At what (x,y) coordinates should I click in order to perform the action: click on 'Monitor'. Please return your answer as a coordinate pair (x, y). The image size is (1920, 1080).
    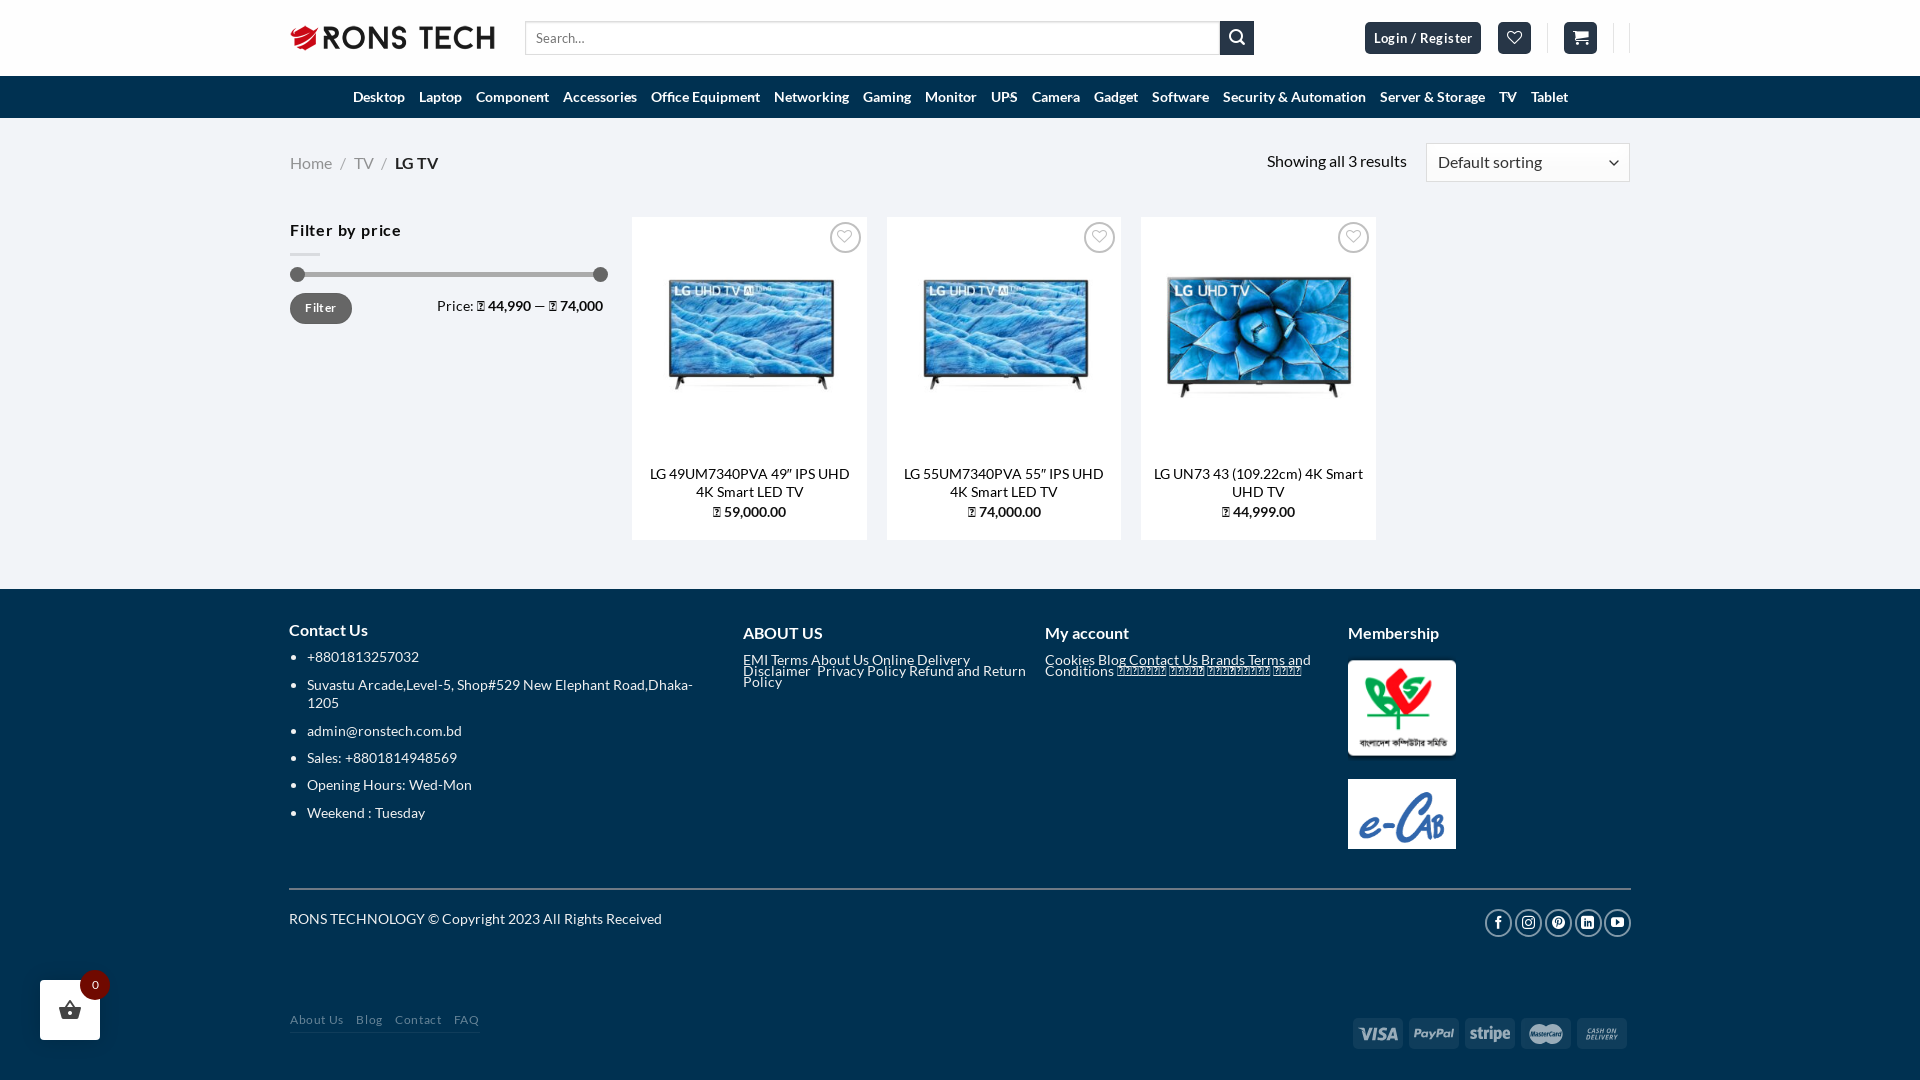
    Looking at the image, I should click on (949, 96).